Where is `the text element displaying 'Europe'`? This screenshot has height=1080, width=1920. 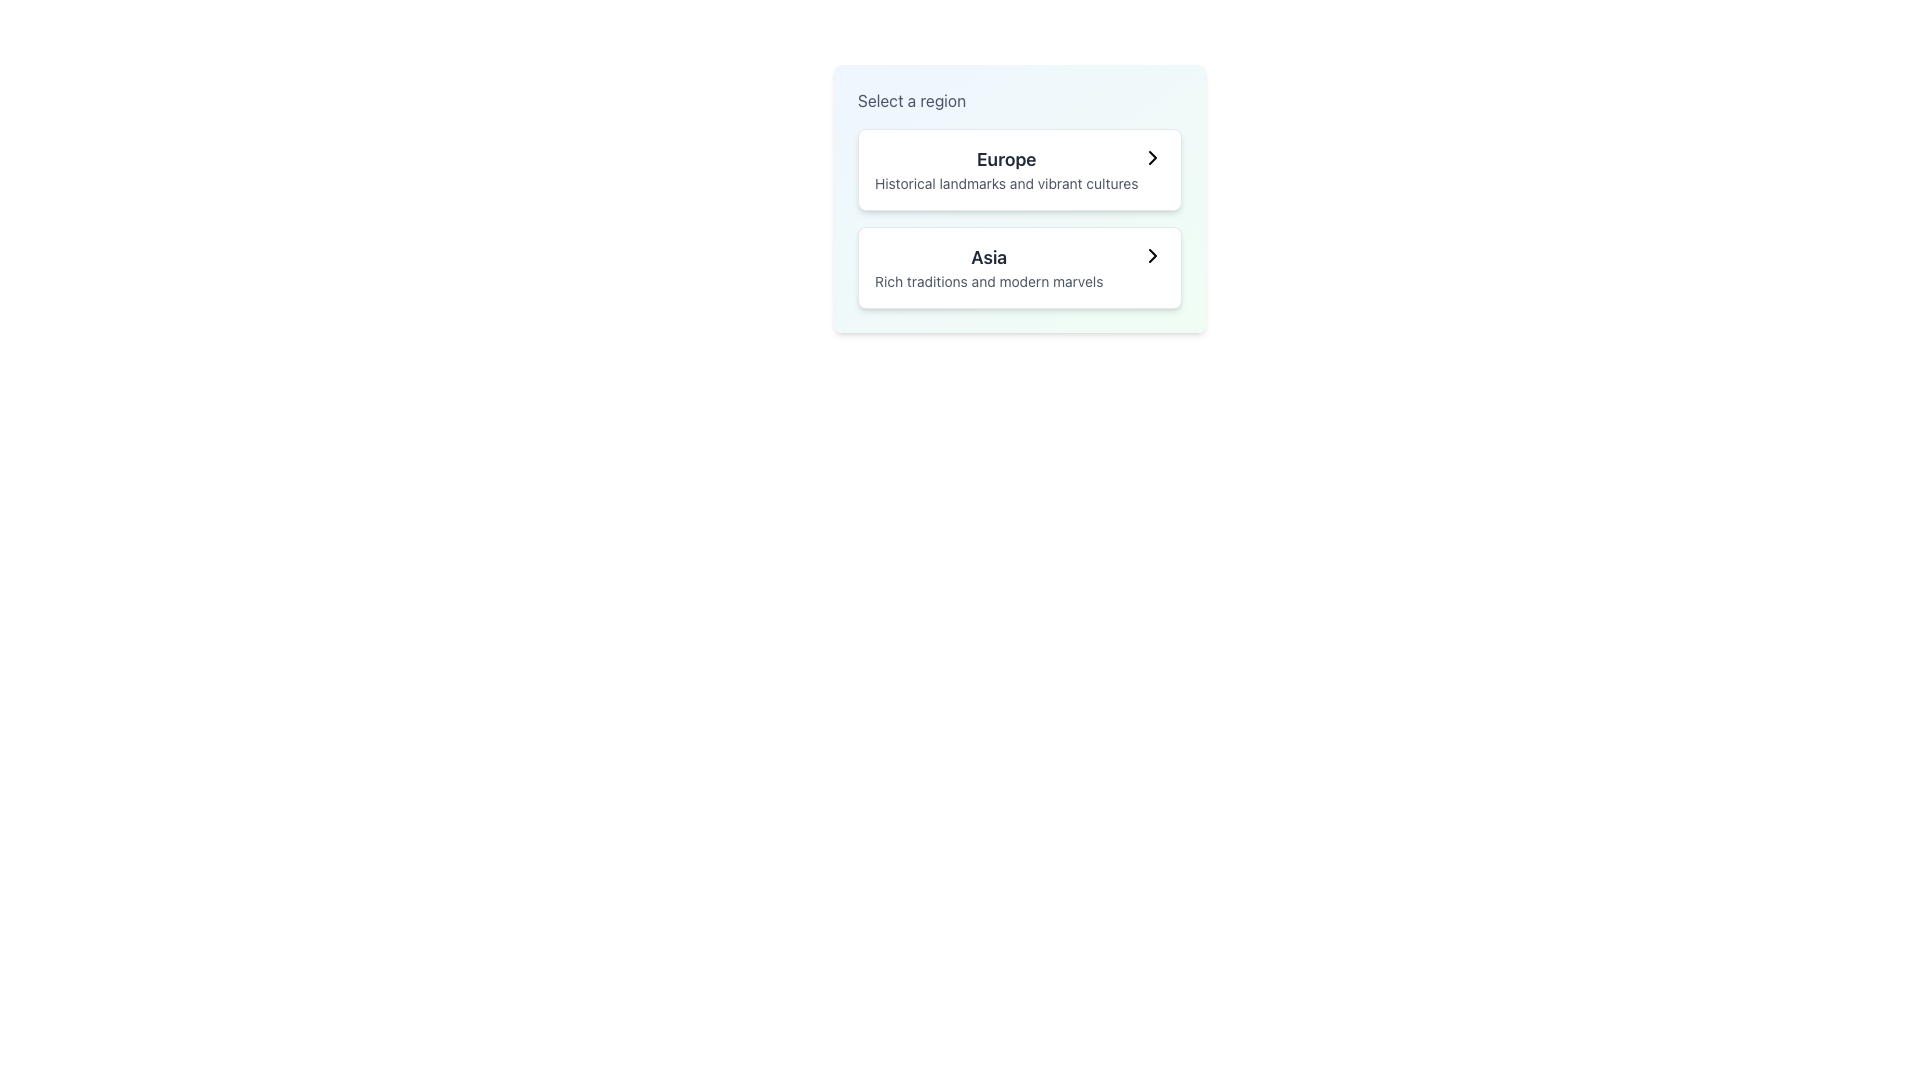
the text element displaying 'Europe' is located at coordinates (1006, 168).